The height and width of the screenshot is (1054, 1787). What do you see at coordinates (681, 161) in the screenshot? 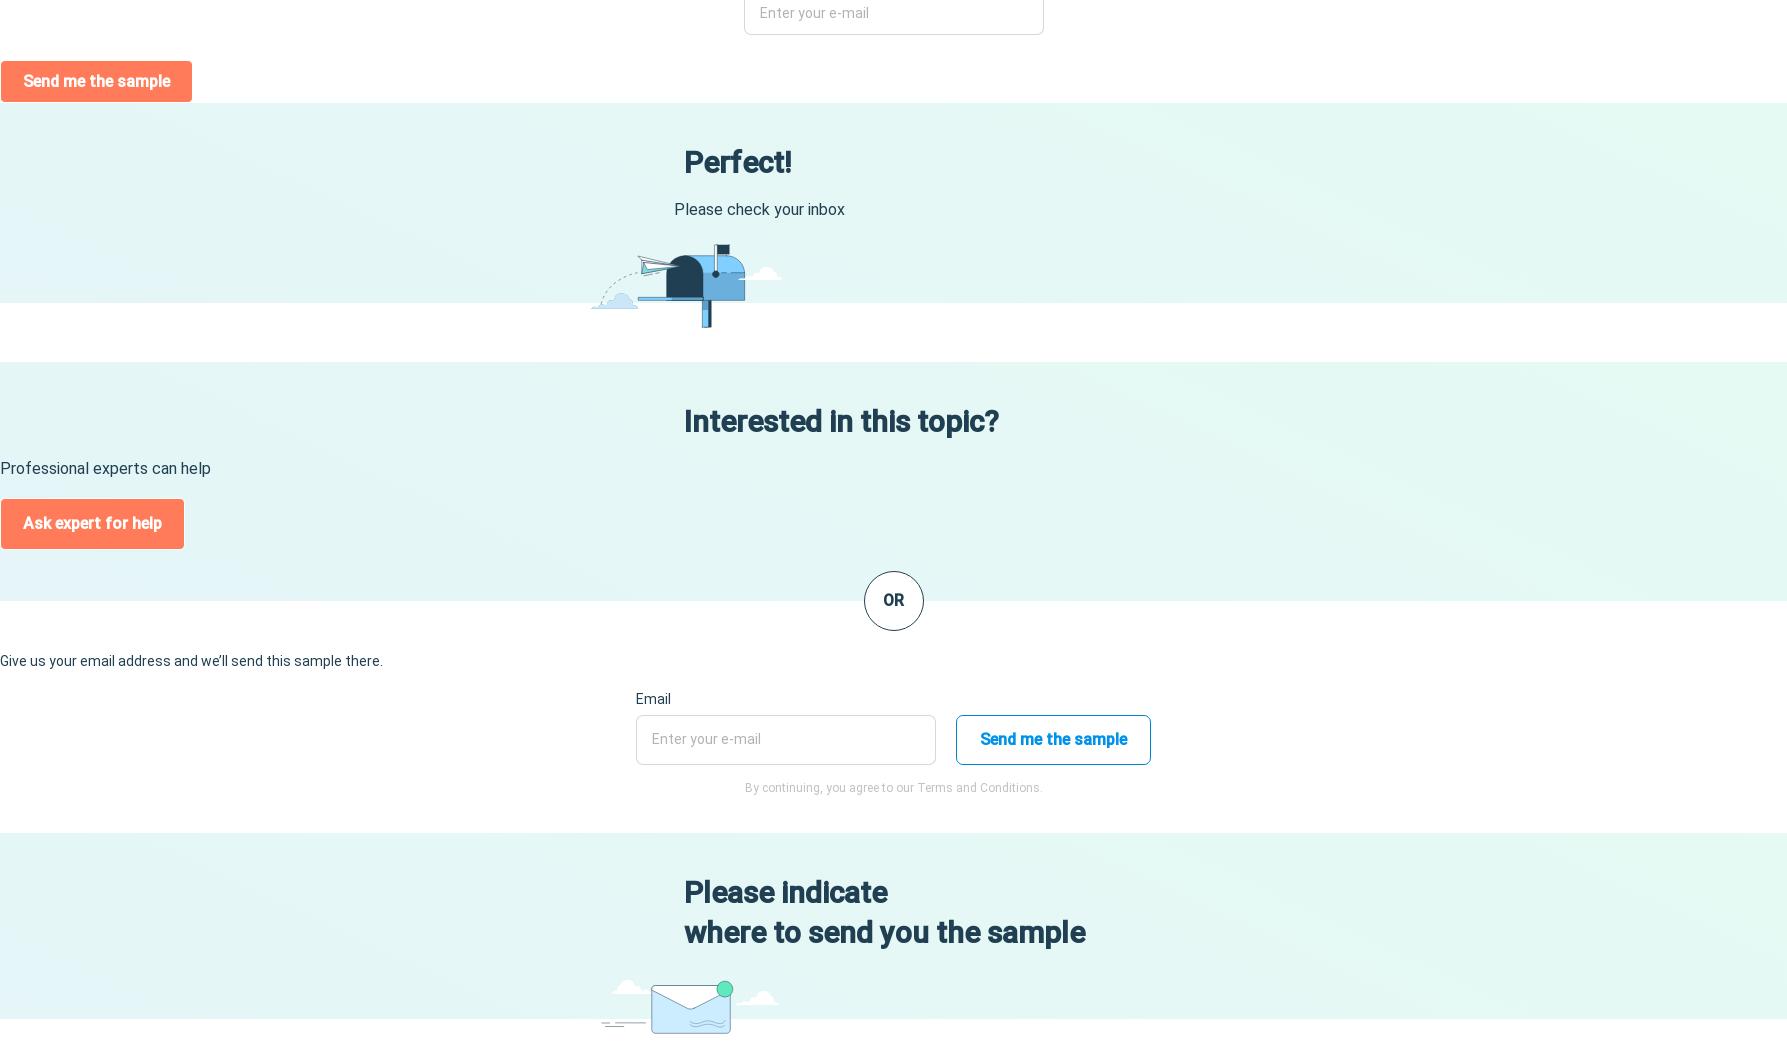
I see `'Perfect!'` at bounding box center [681, 161].